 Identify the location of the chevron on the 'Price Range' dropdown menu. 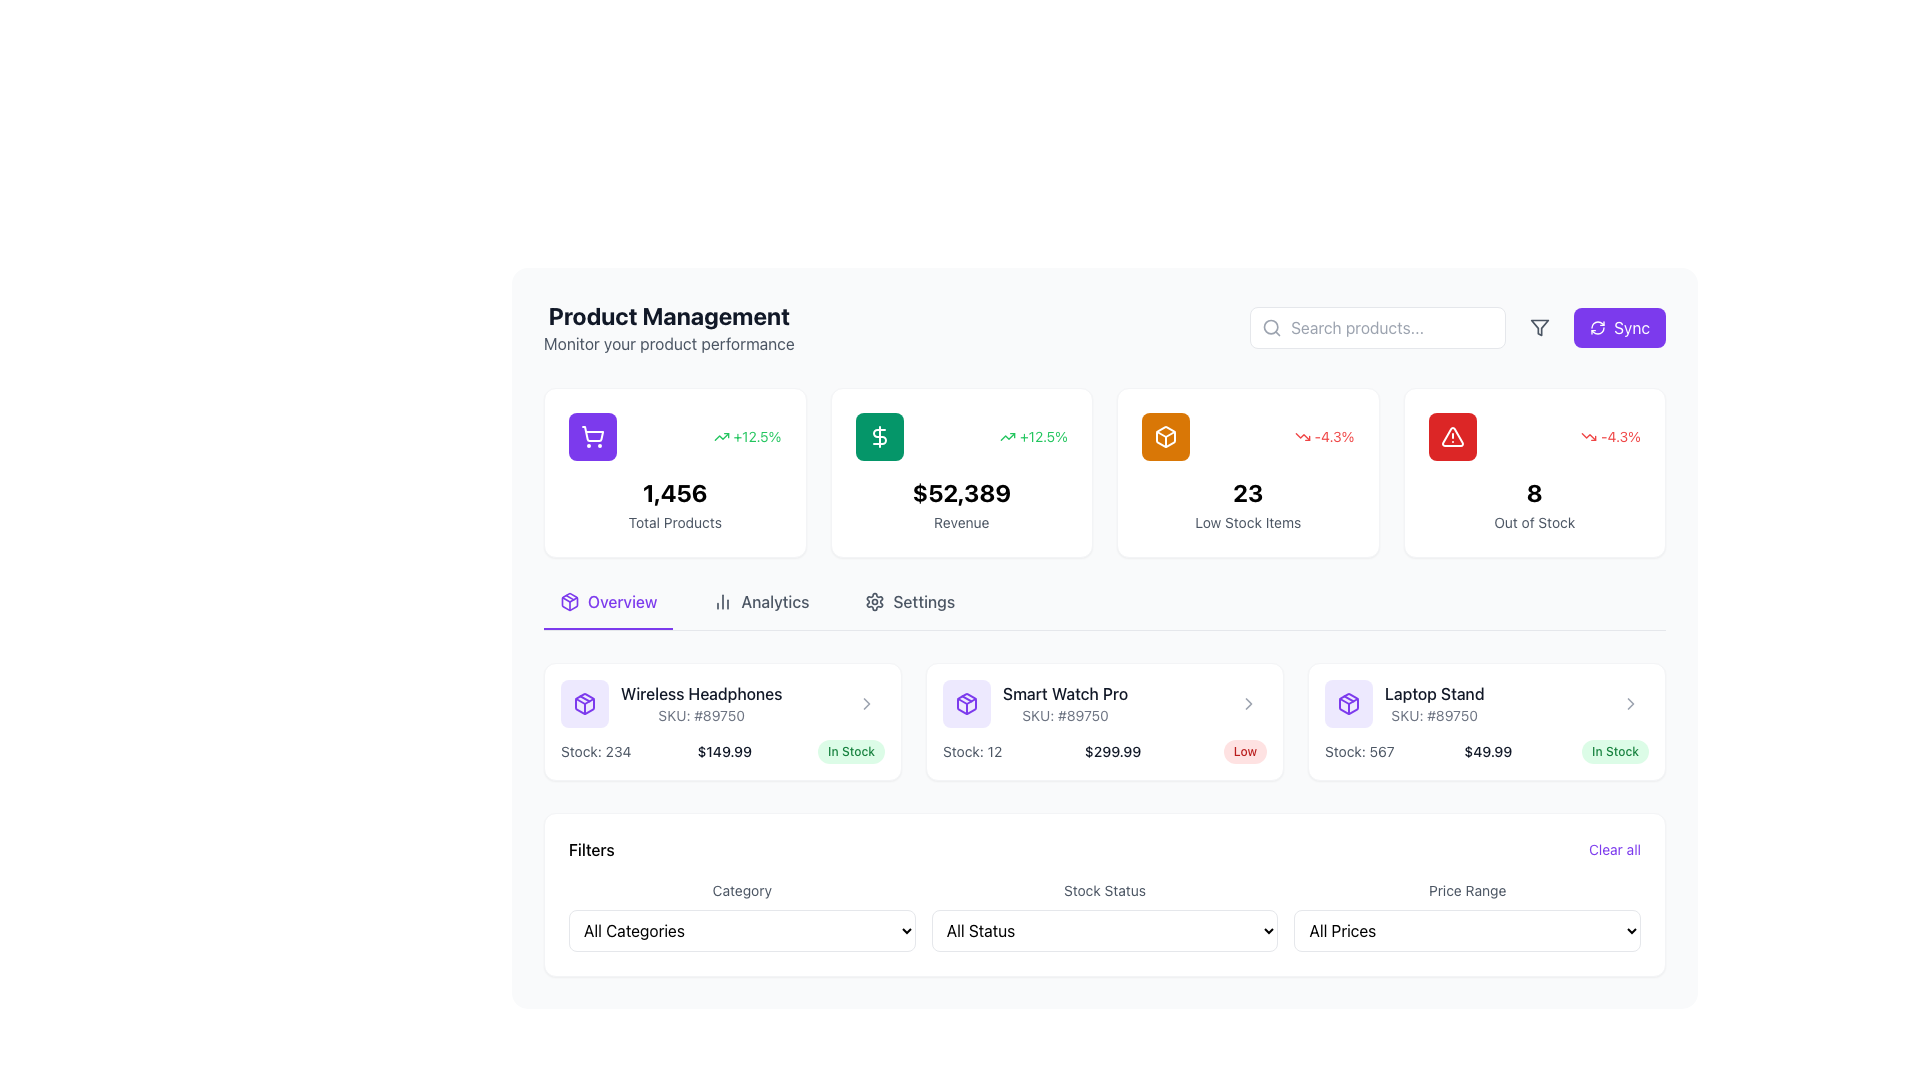
(1467, 930).